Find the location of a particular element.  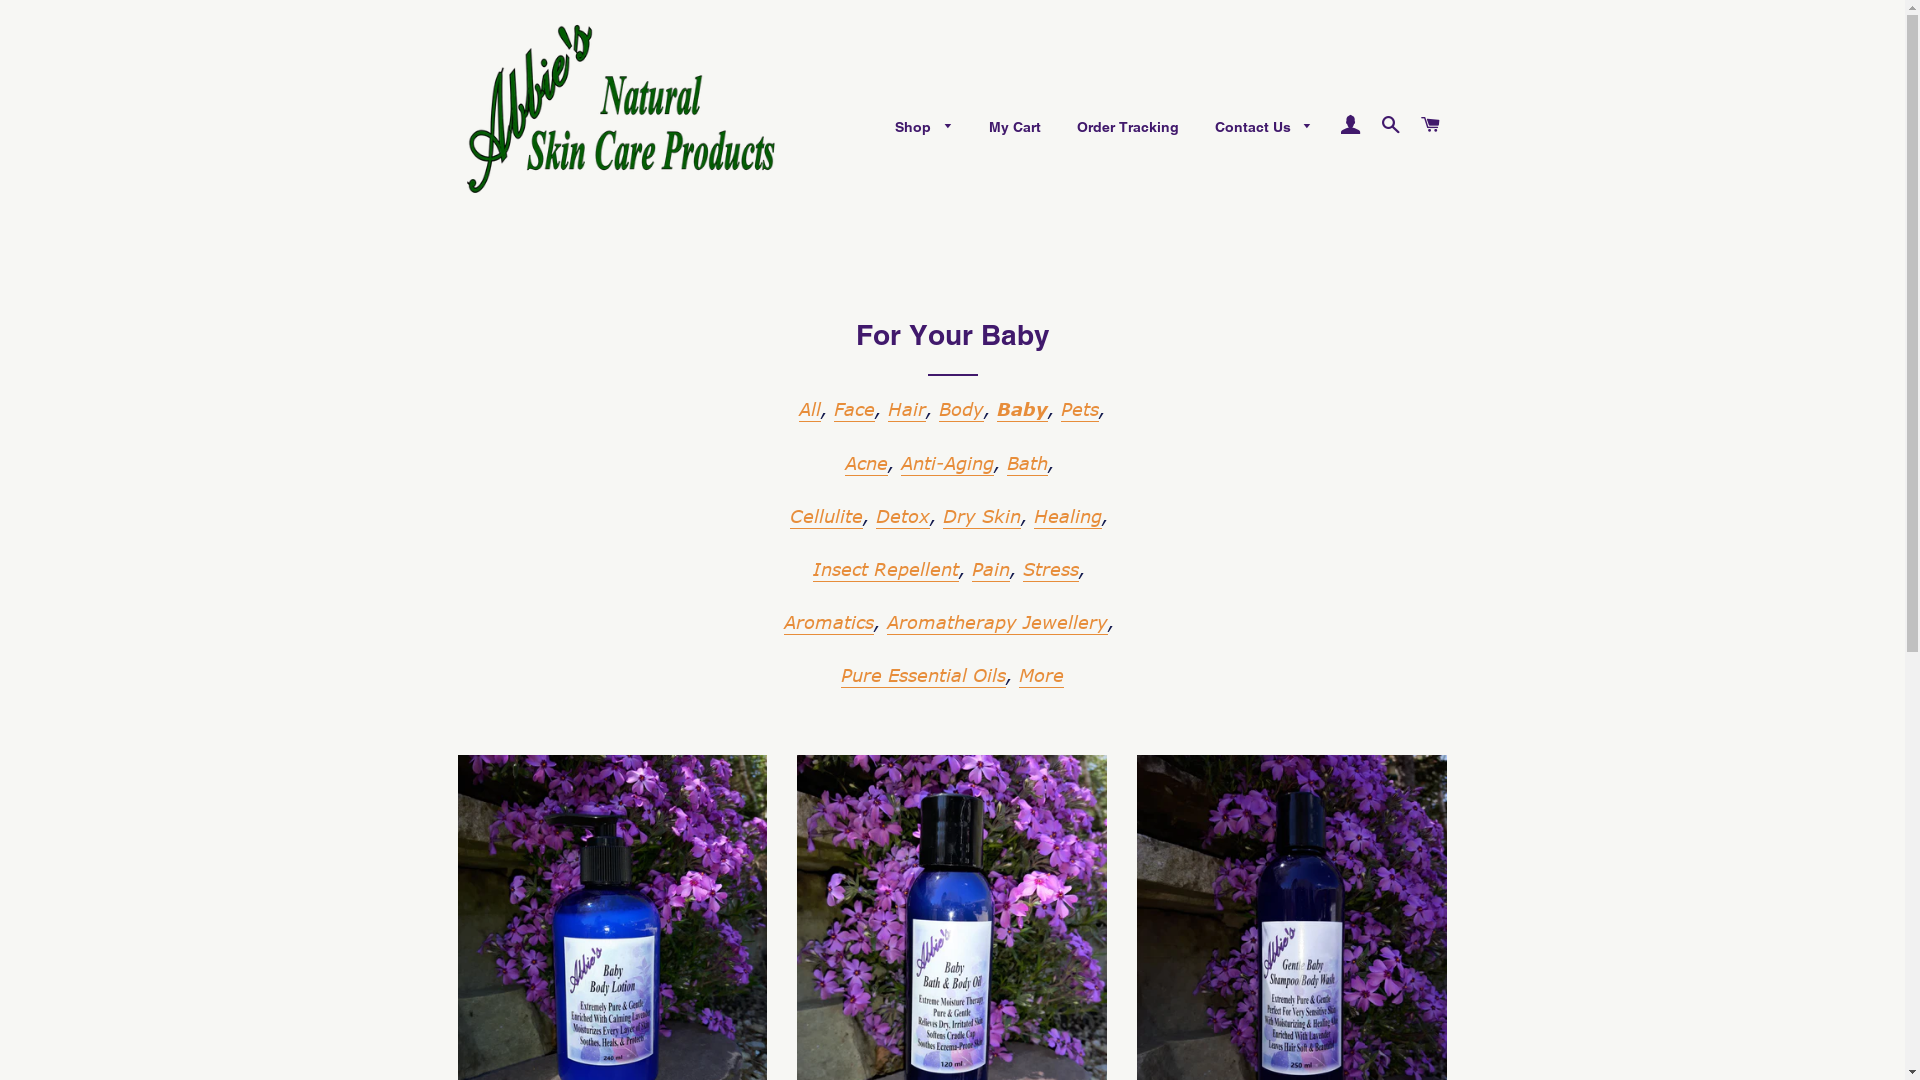

'Pain' is located at coordinates (990, 570).